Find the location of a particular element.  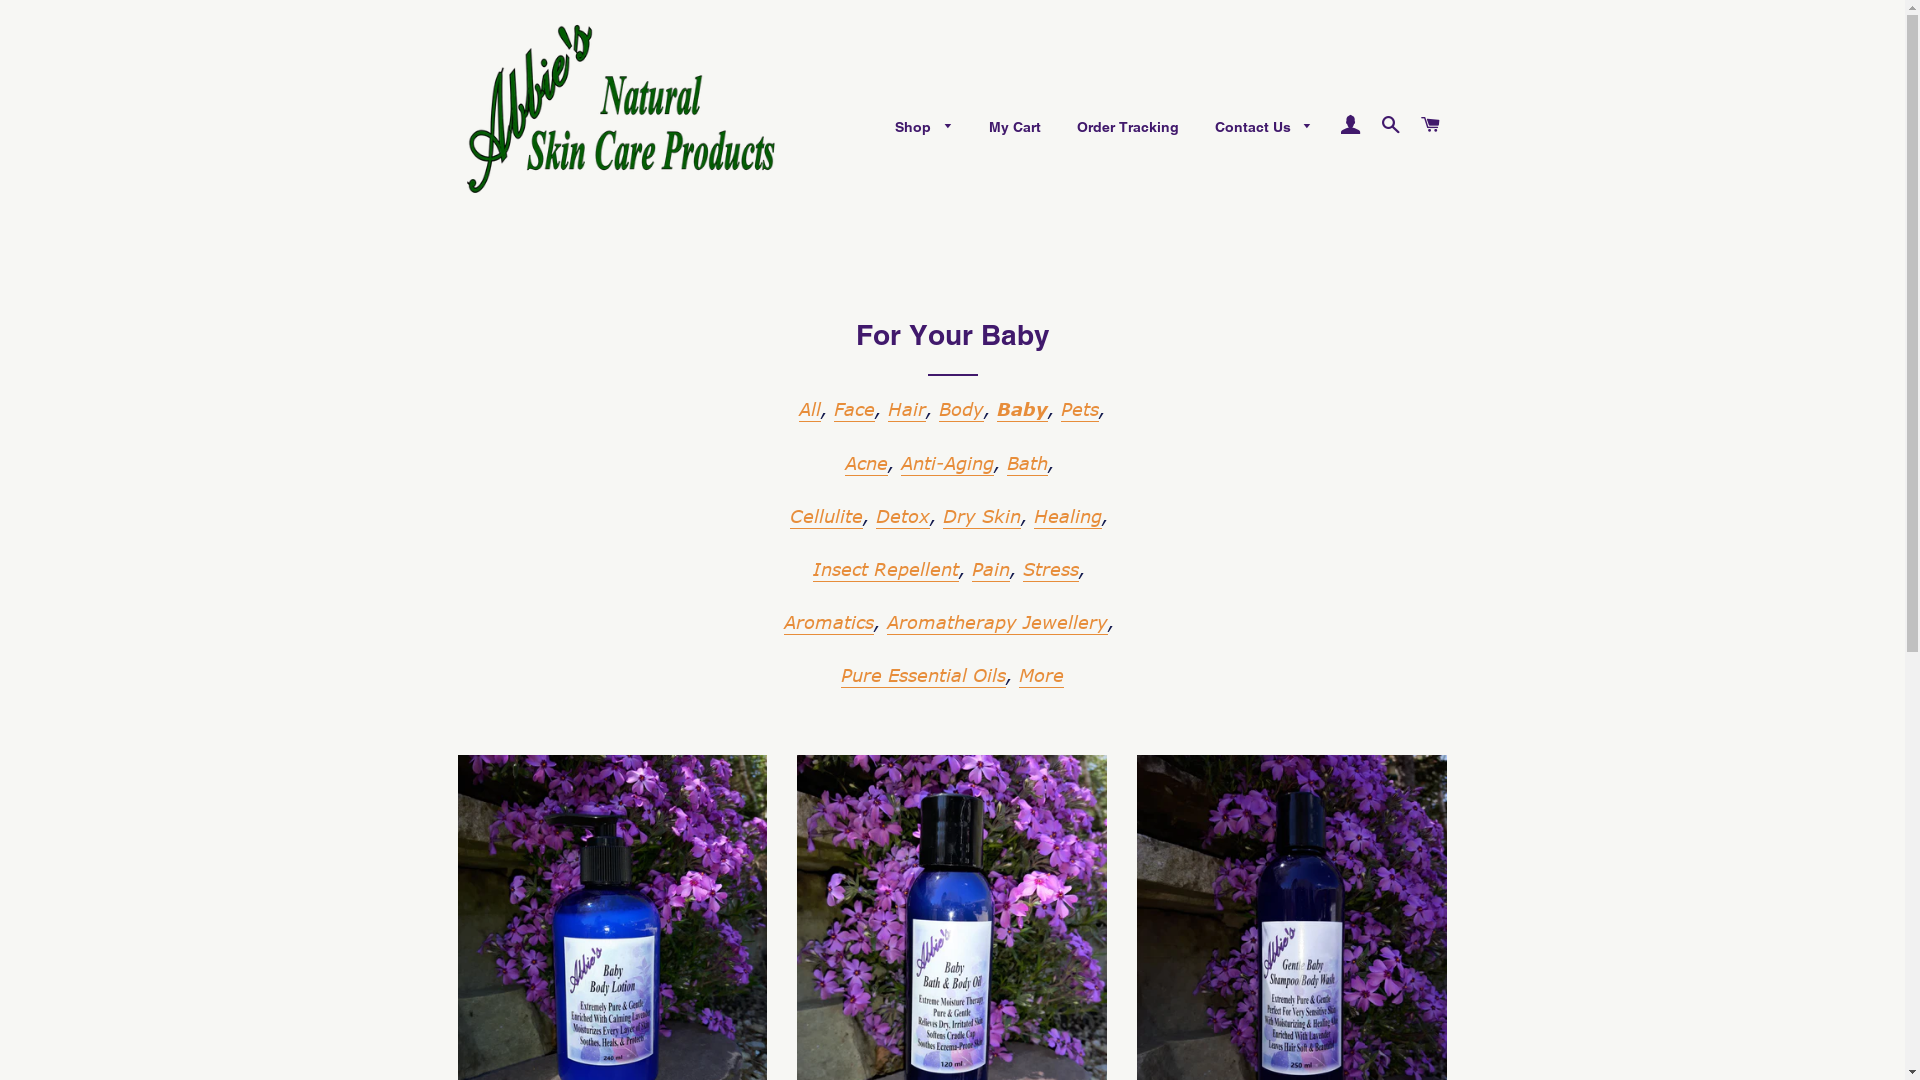

'Pain' is located at coordinates (990, 570).